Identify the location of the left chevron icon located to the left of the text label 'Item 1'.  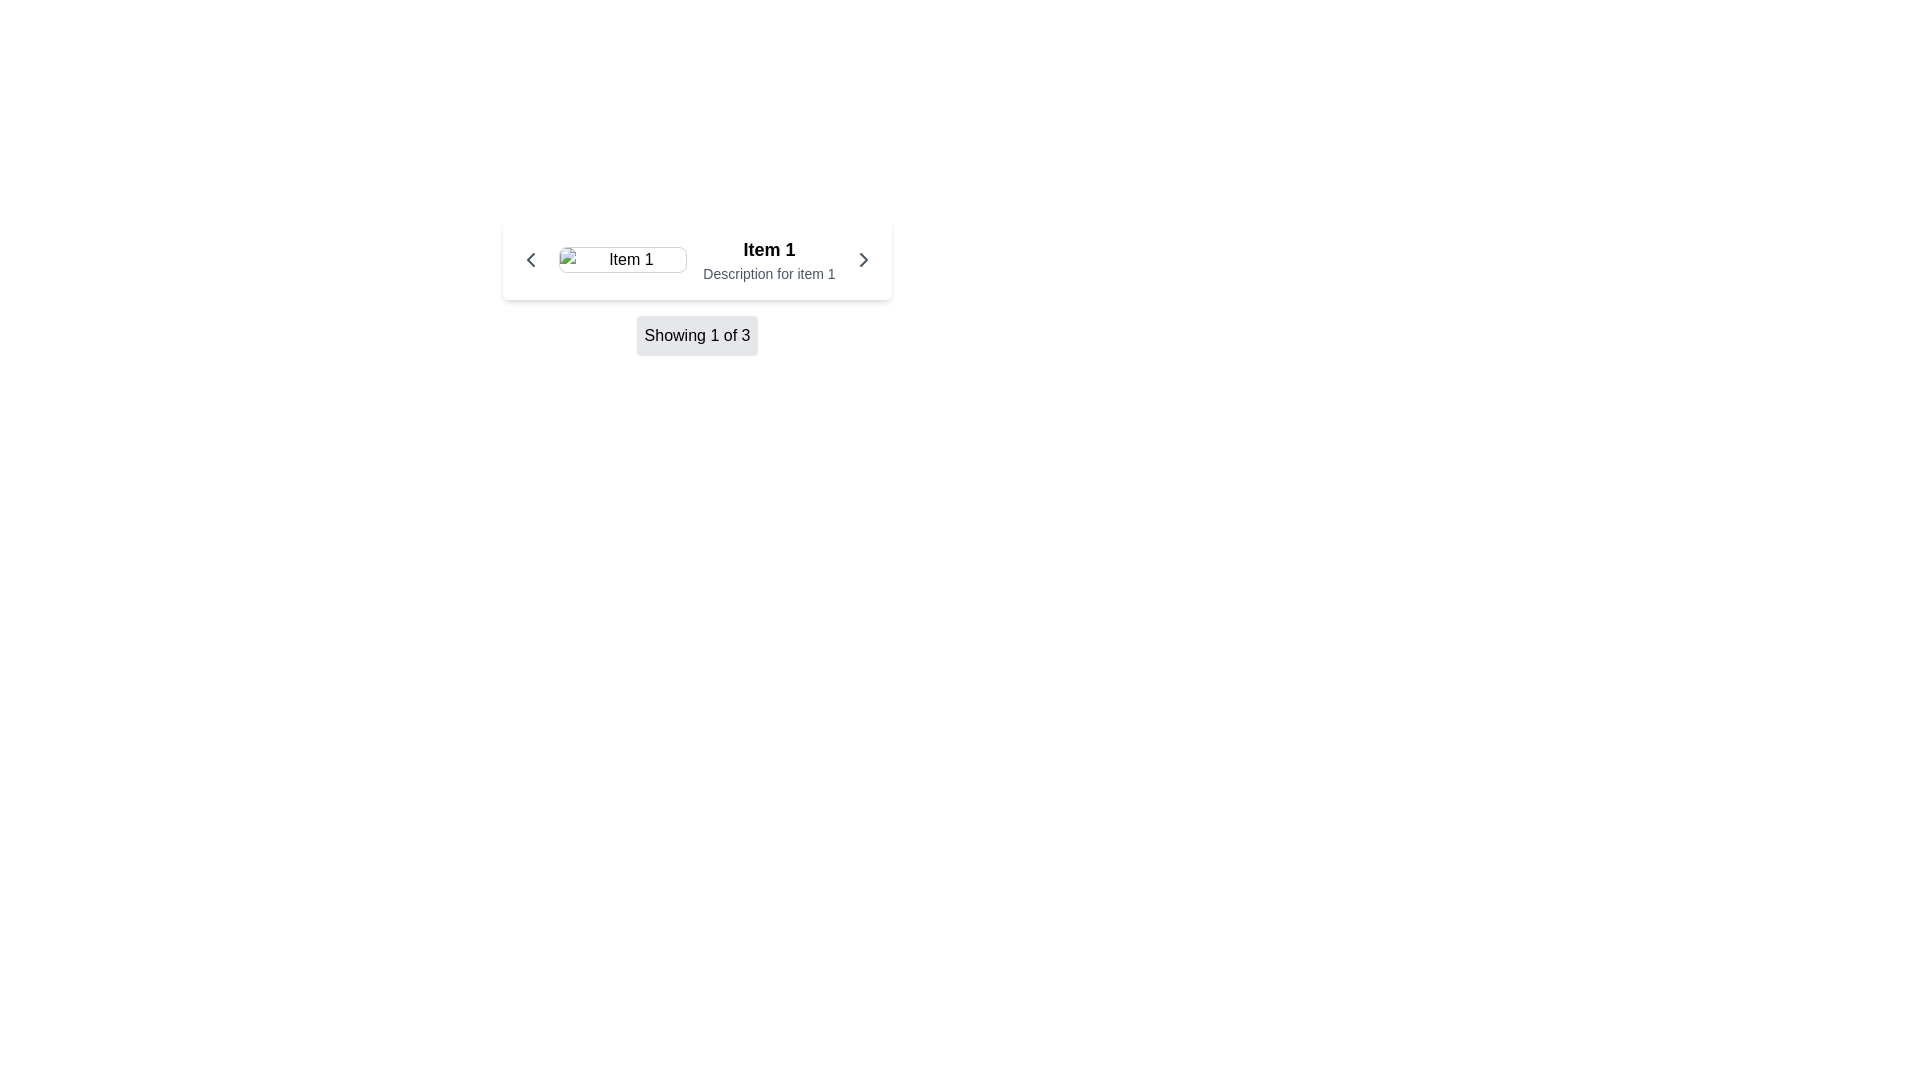
(531, 258).